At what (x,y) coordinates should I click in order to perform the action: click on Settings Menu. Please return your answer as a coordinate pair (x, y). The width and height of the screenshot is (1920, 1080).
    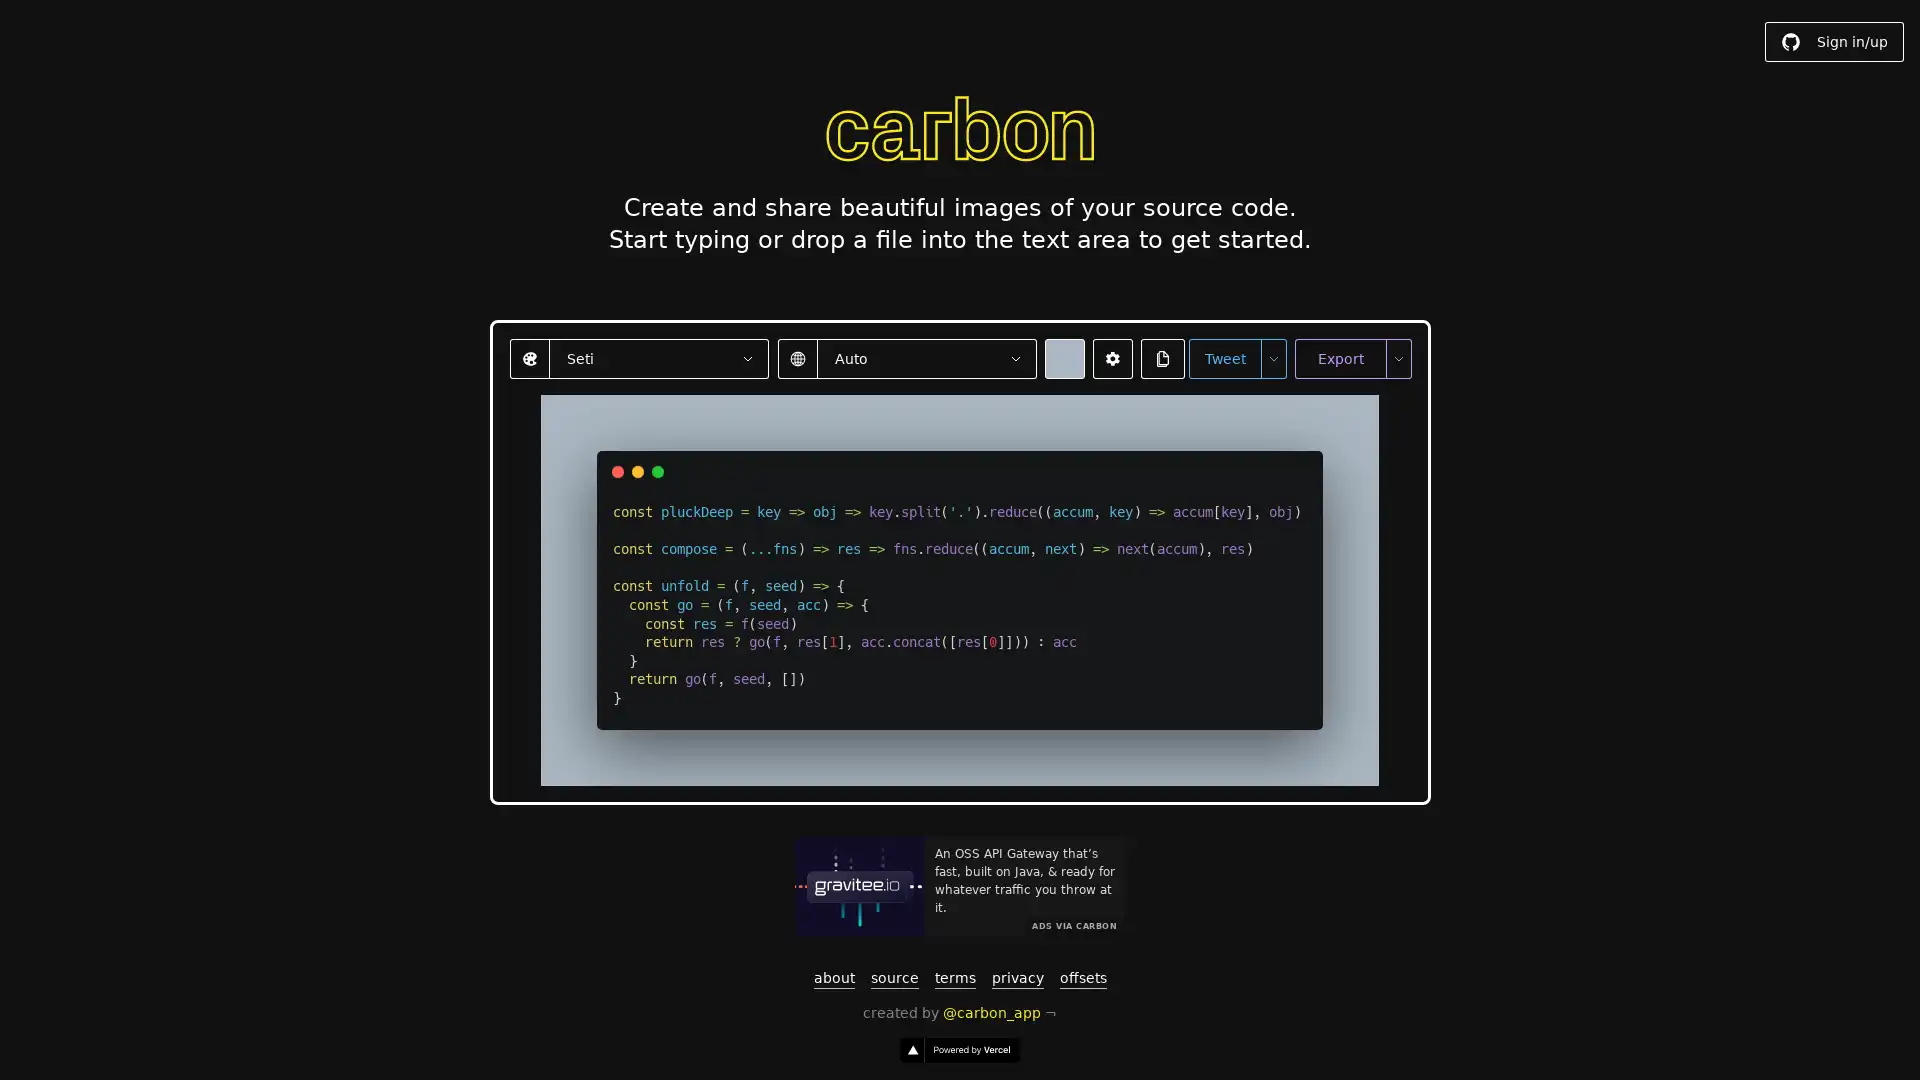
    Looking at the image, I should click on (1111, 357).